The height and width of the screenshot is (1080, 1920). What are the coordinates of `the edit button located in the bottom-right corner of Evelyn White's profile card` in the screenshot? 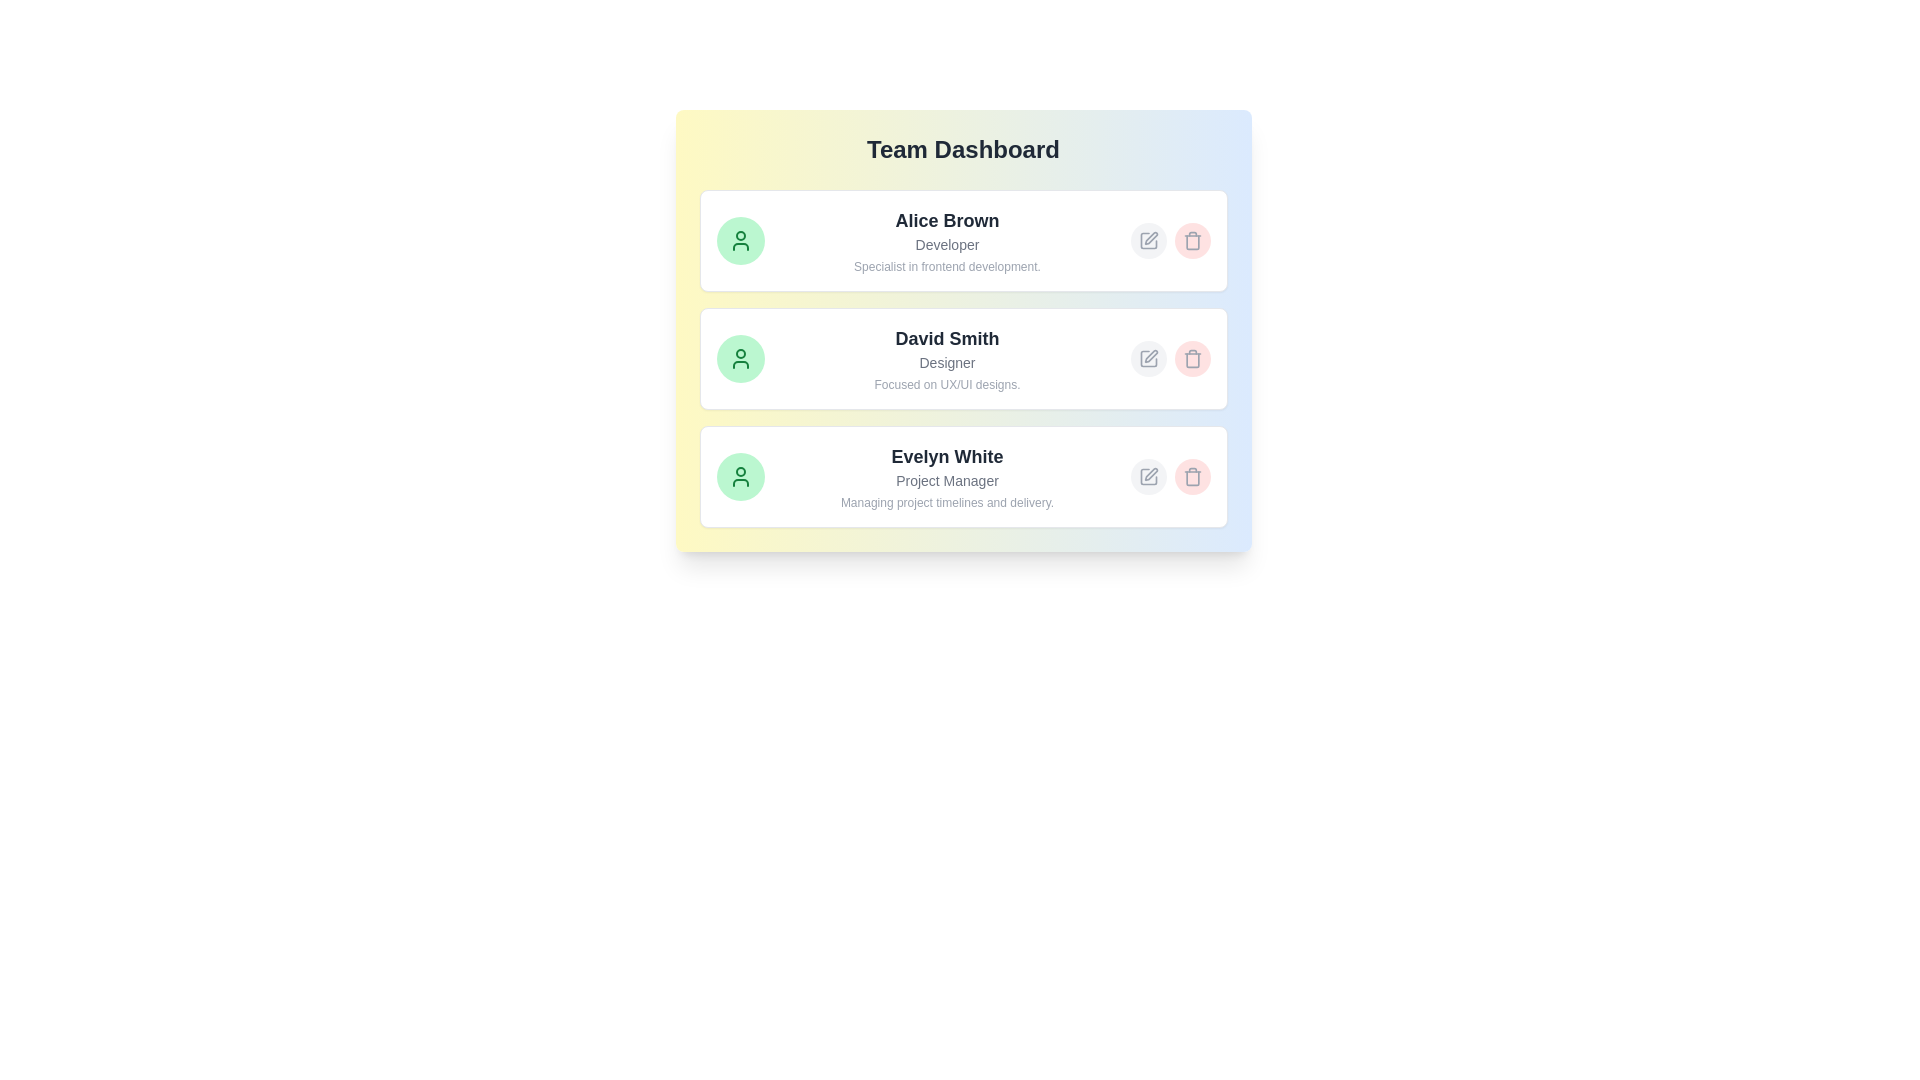 It's located at (1148, 477).